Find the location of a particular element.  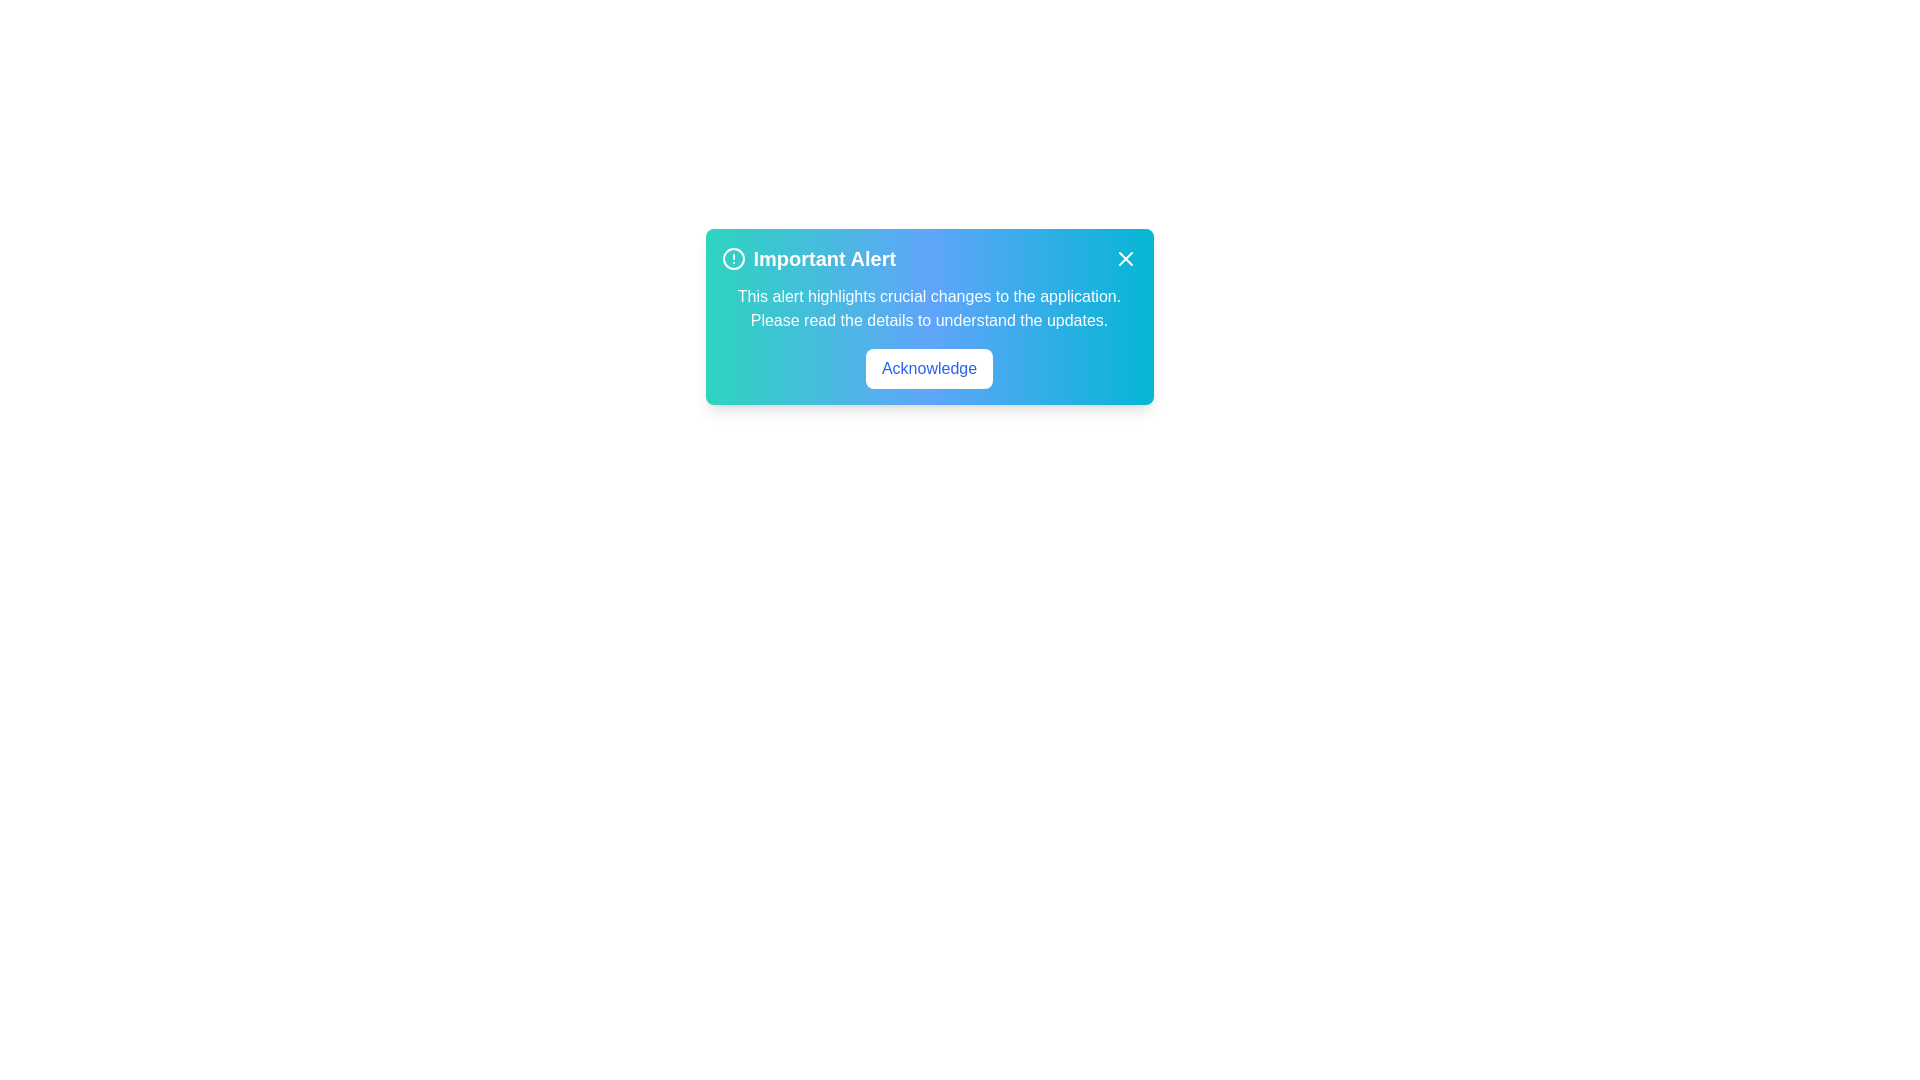

the close button of the alert panel to close it is located at coordinates (1125, 257).